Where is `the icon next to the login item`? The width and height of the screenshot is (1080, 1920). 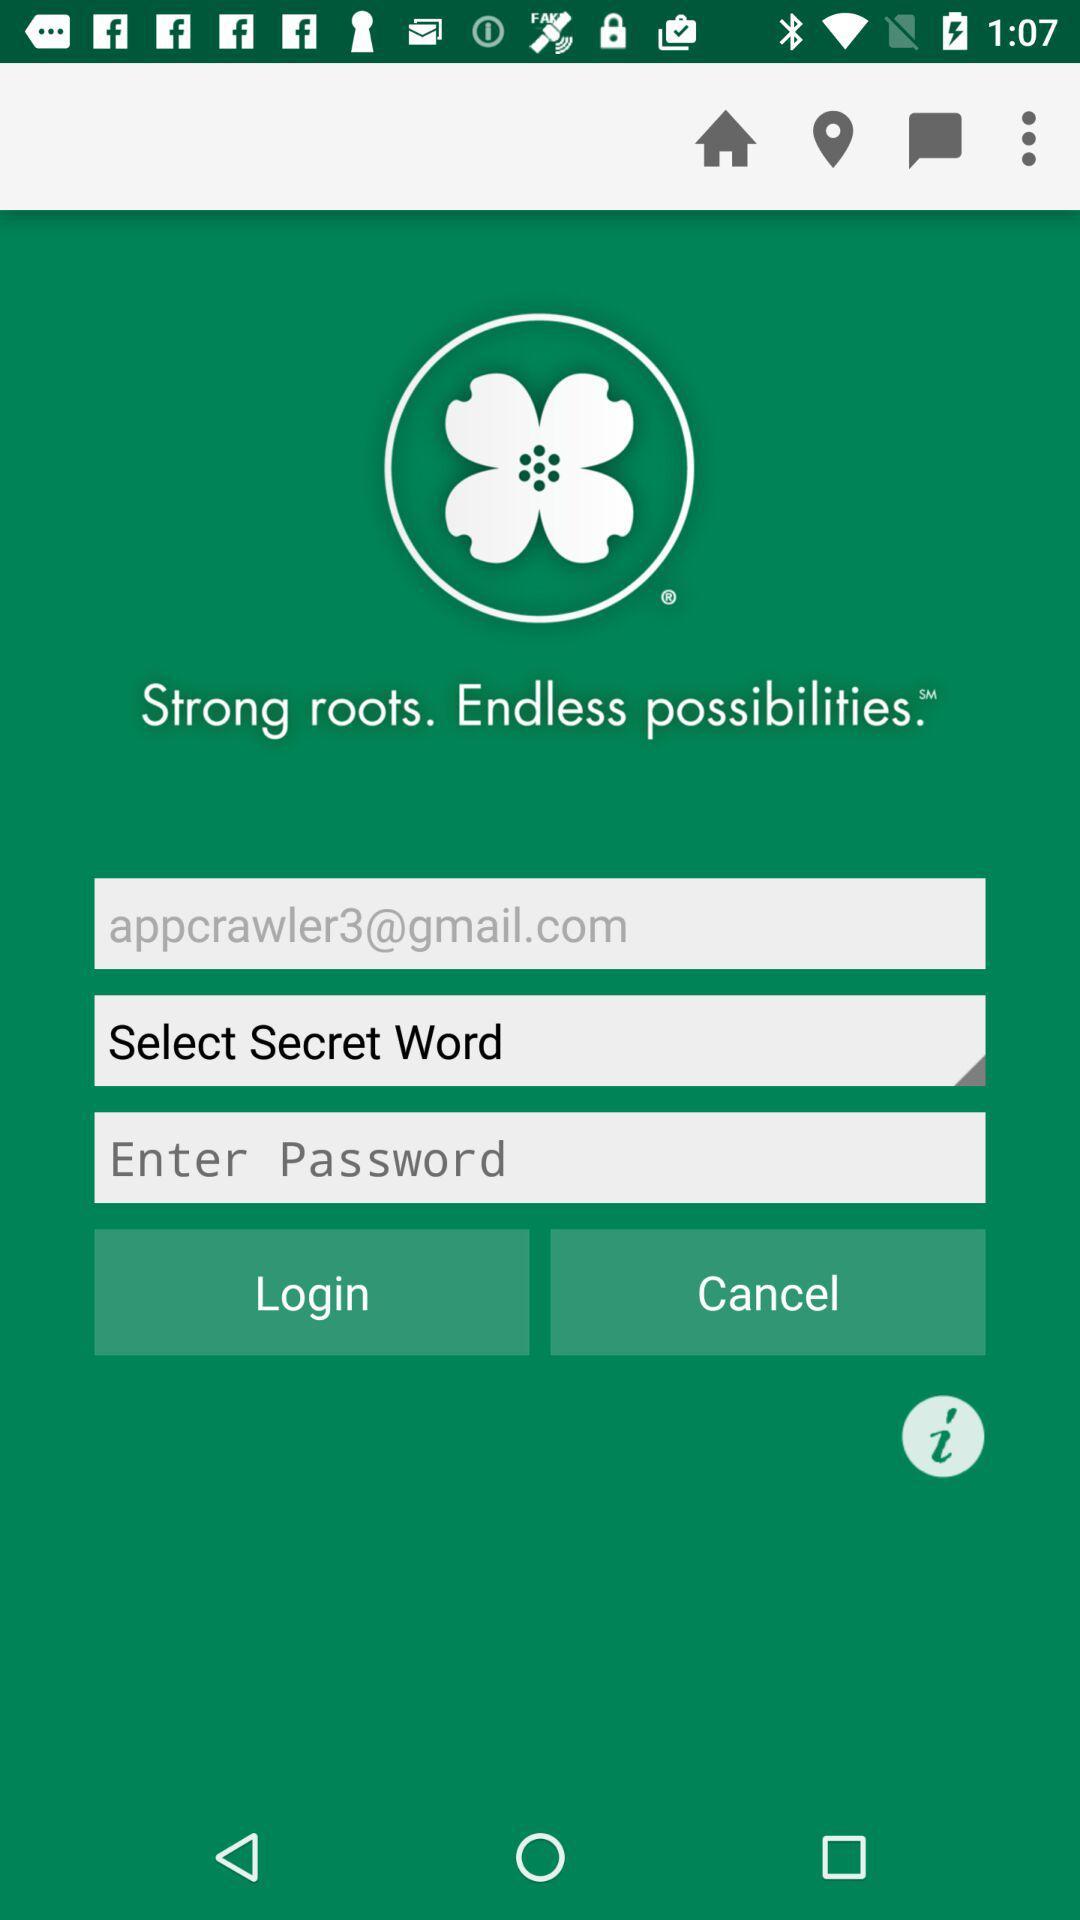 the icon next to the login item is located at coordinates (766, 1292).